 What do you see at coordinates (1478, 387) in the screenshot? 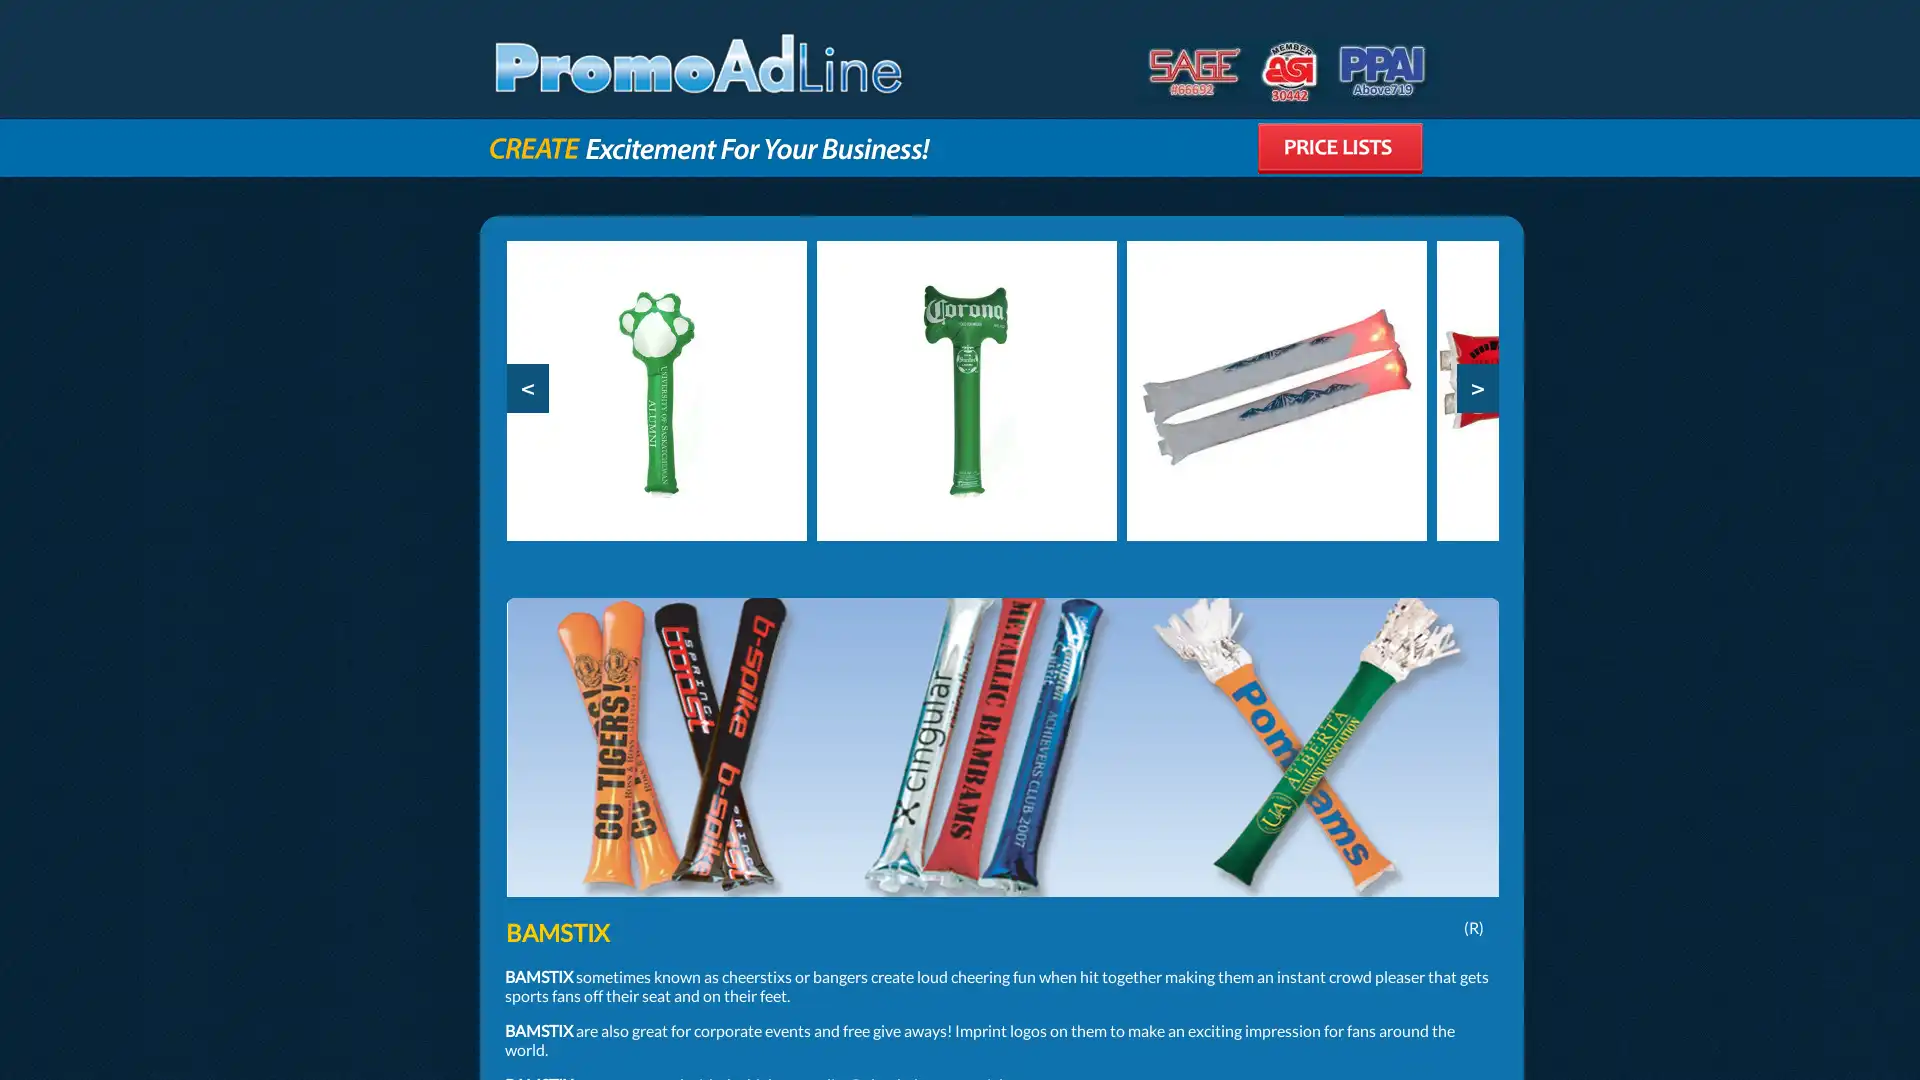
I see `>` at bounding box center [1478, 387].